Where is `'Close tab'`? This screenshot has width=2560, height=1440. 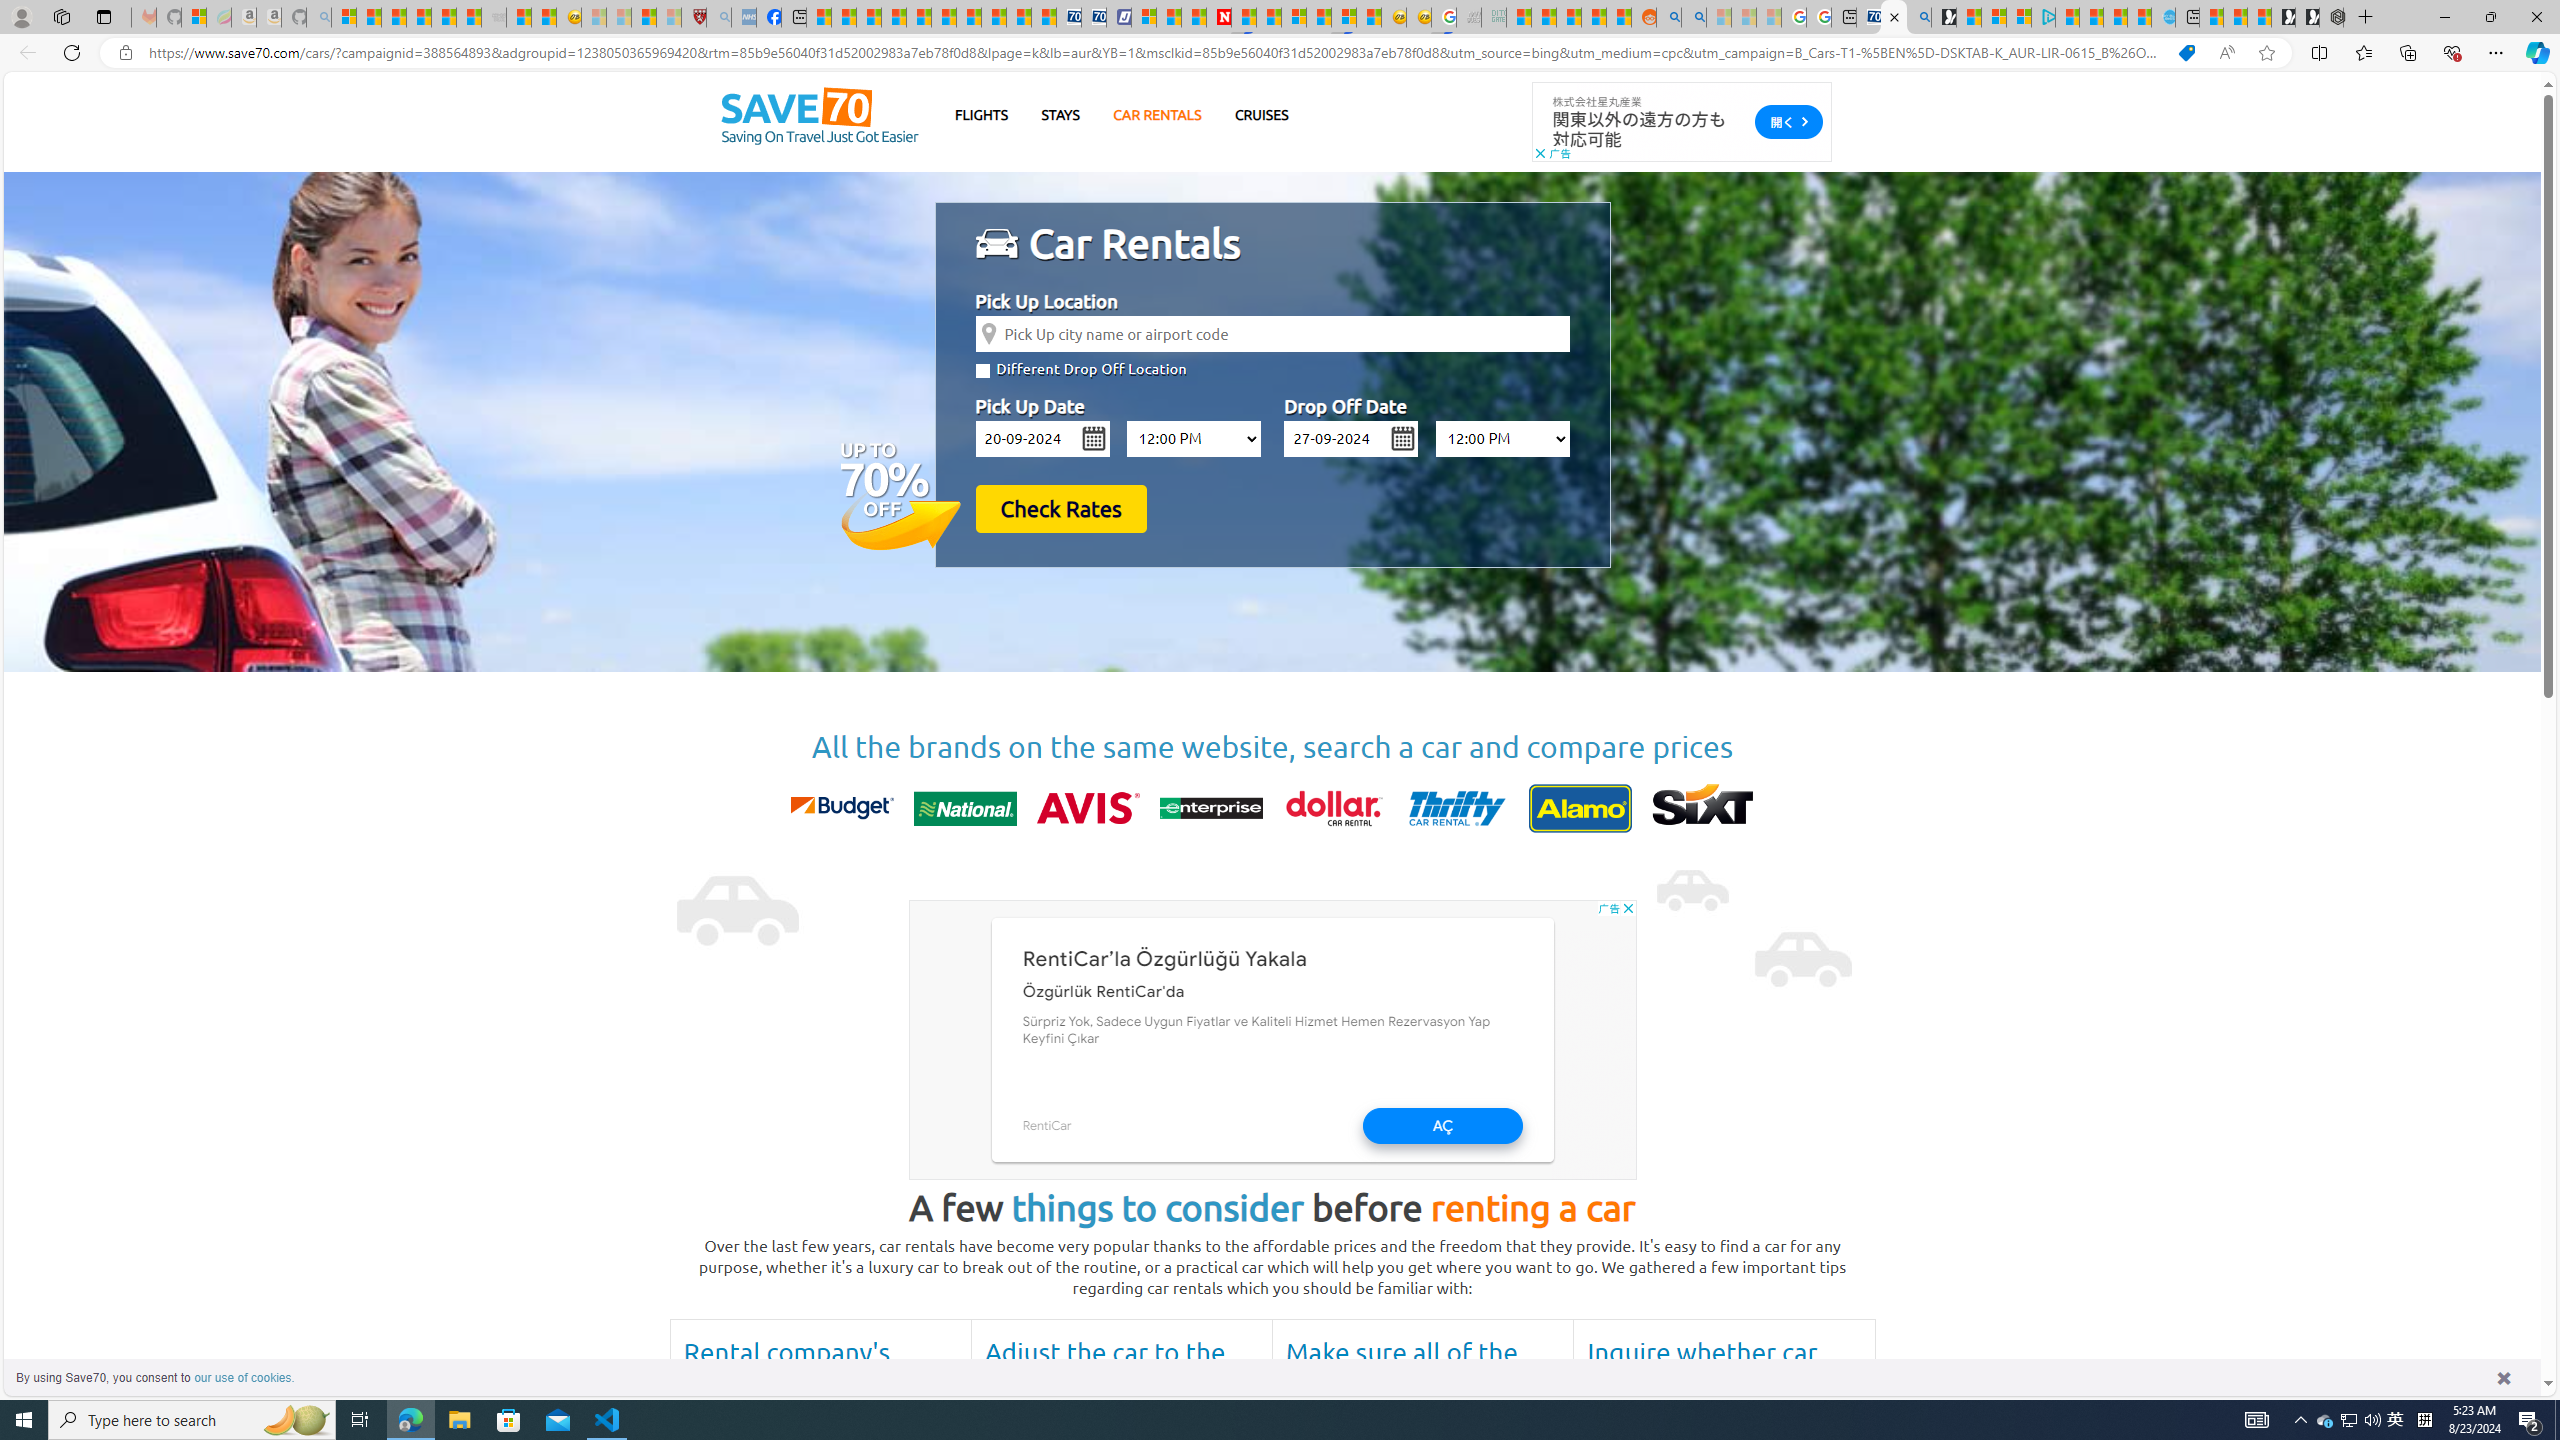 'Close tab' is located at coordinates (1893, 16).